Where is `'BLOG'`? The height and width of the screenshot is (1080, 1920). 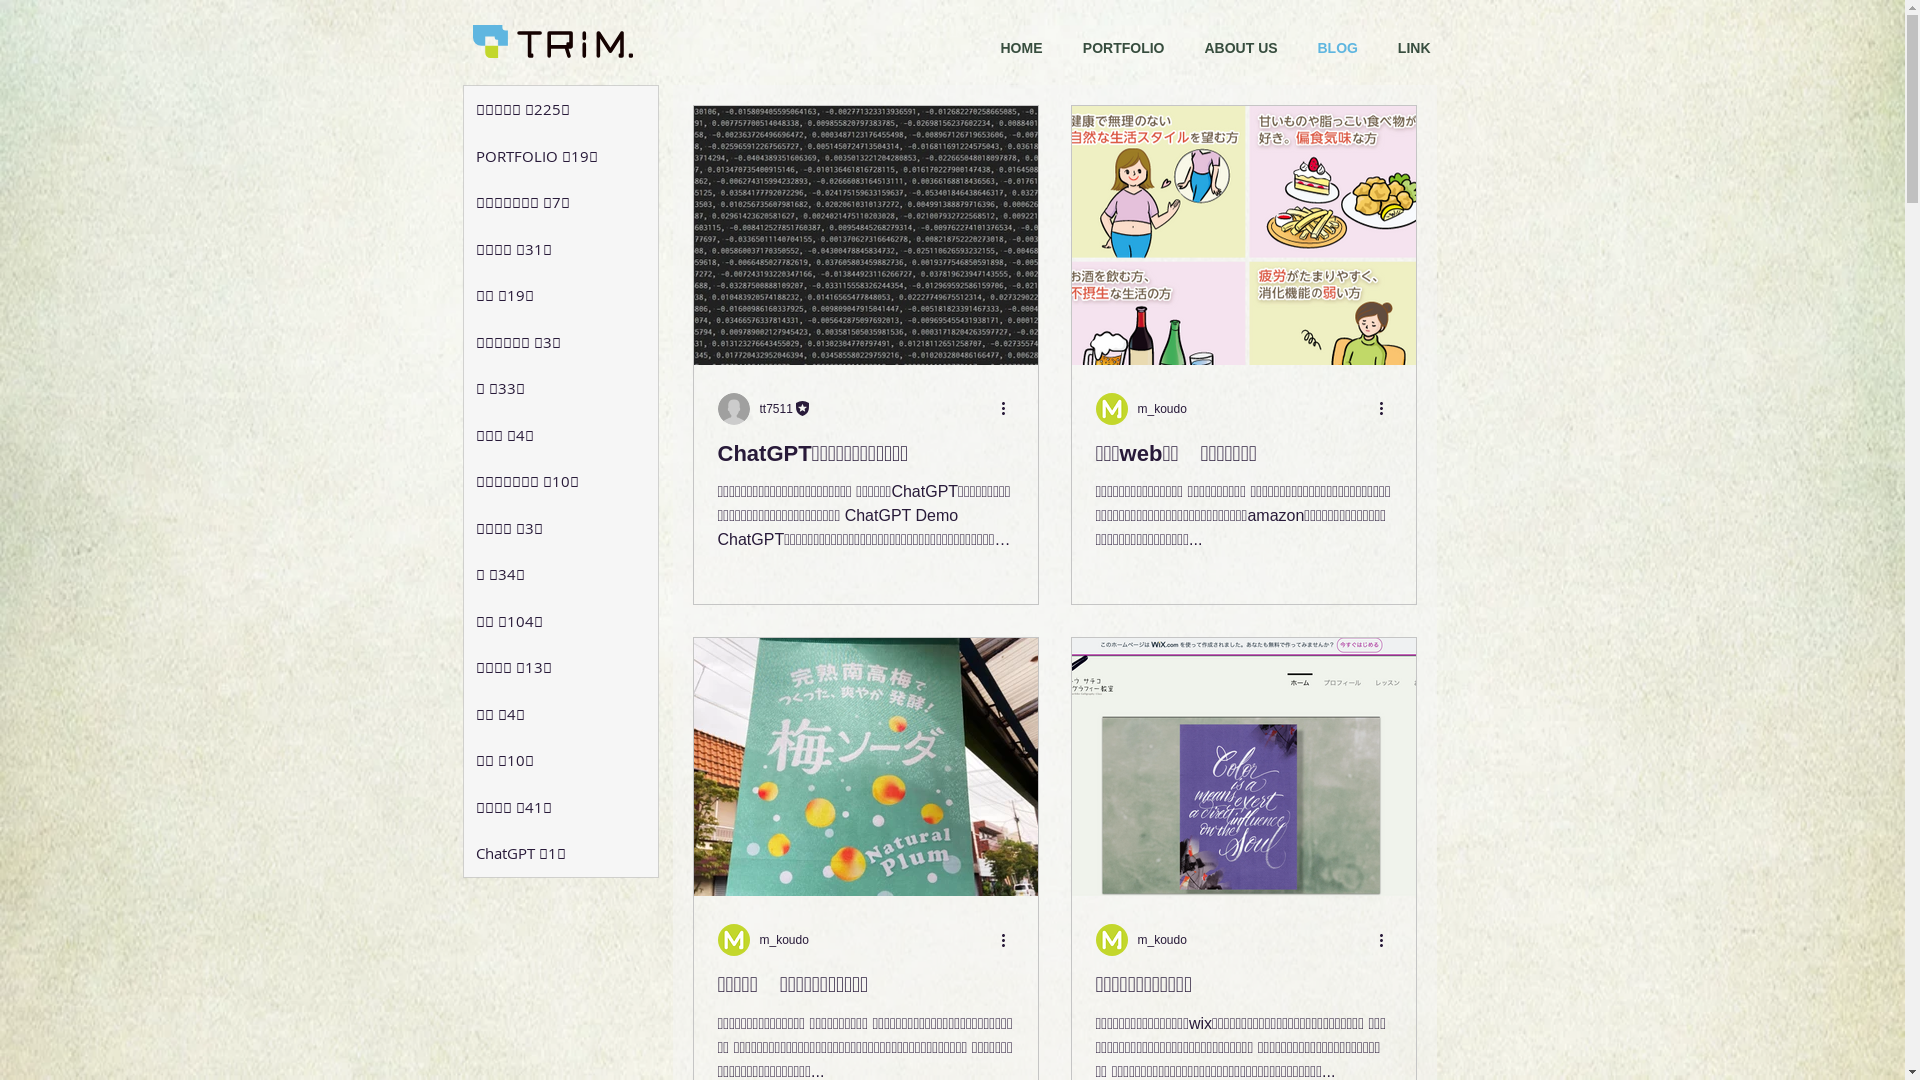 'BLOG' is located at coordinates (1338, 46).